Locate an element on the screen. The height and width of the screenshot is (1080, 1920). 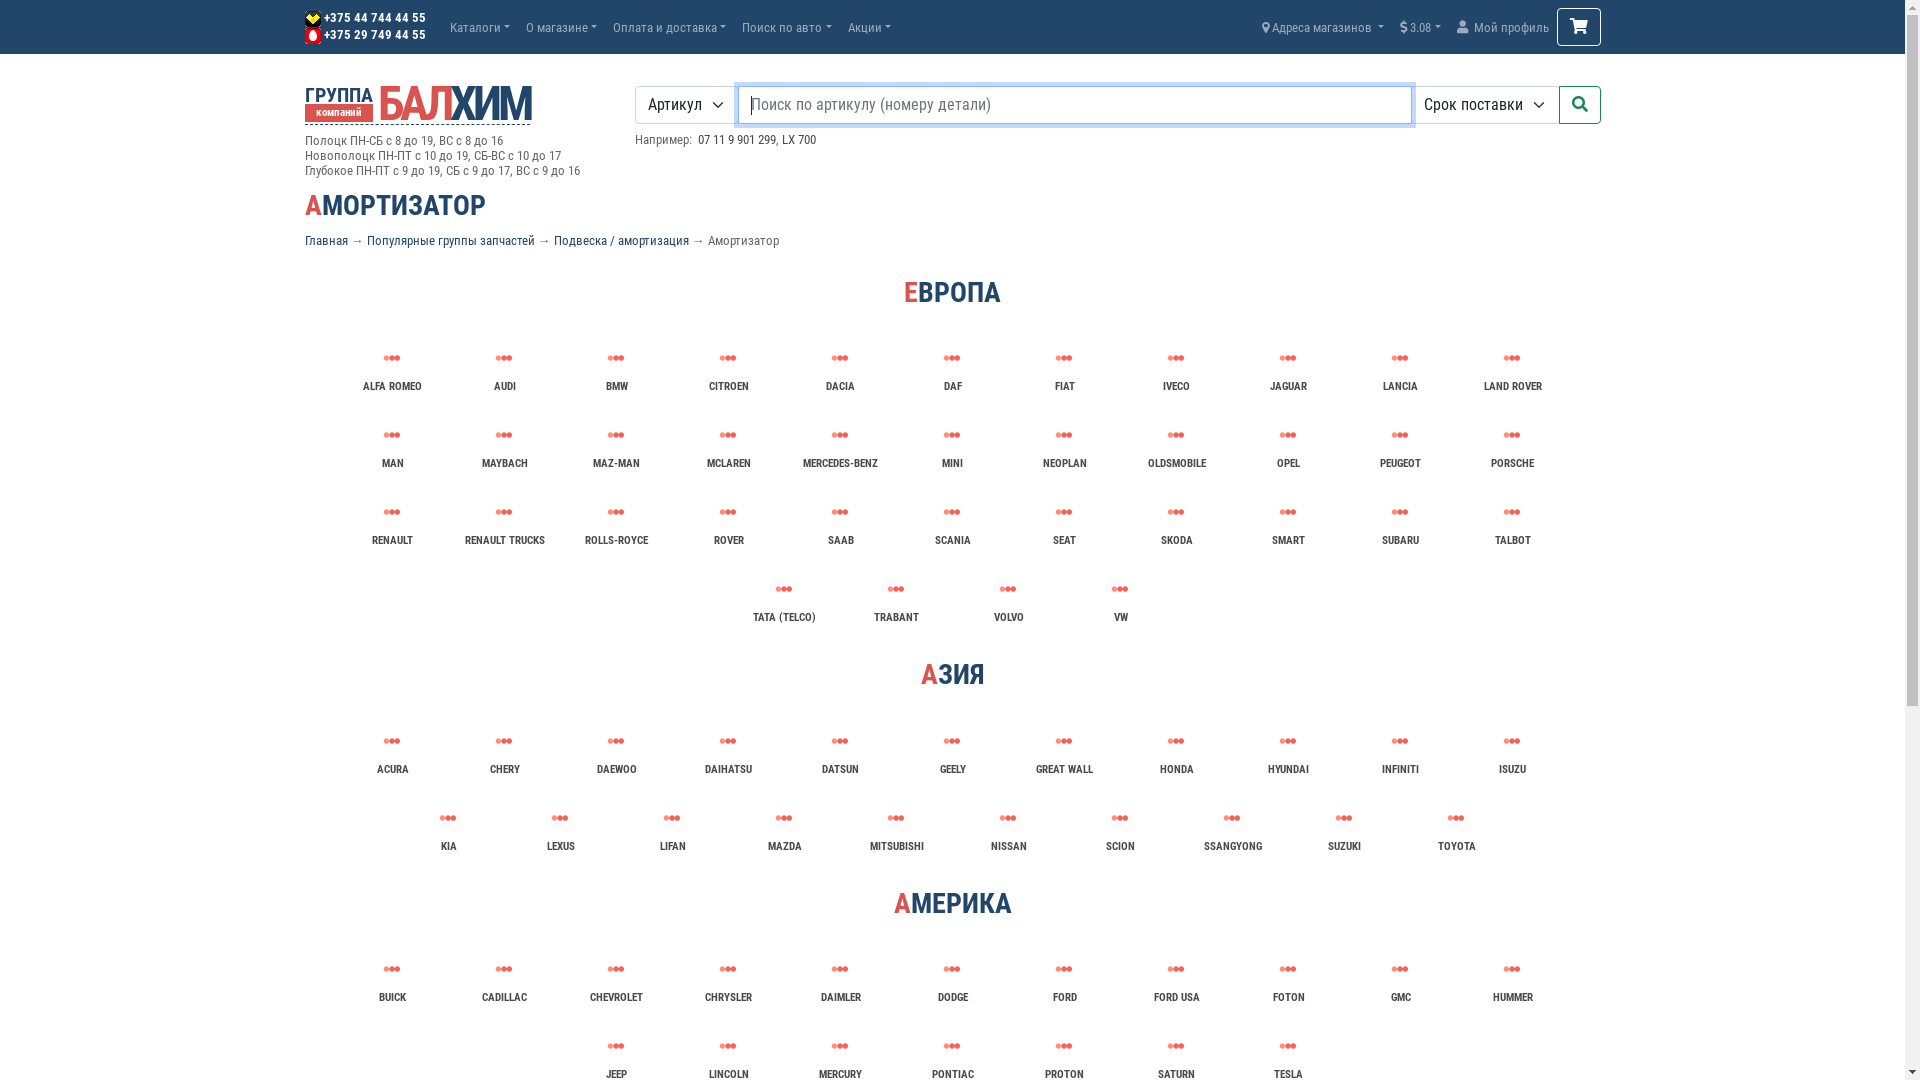
'SUZUKI' is located at coordinates (1344, 817).